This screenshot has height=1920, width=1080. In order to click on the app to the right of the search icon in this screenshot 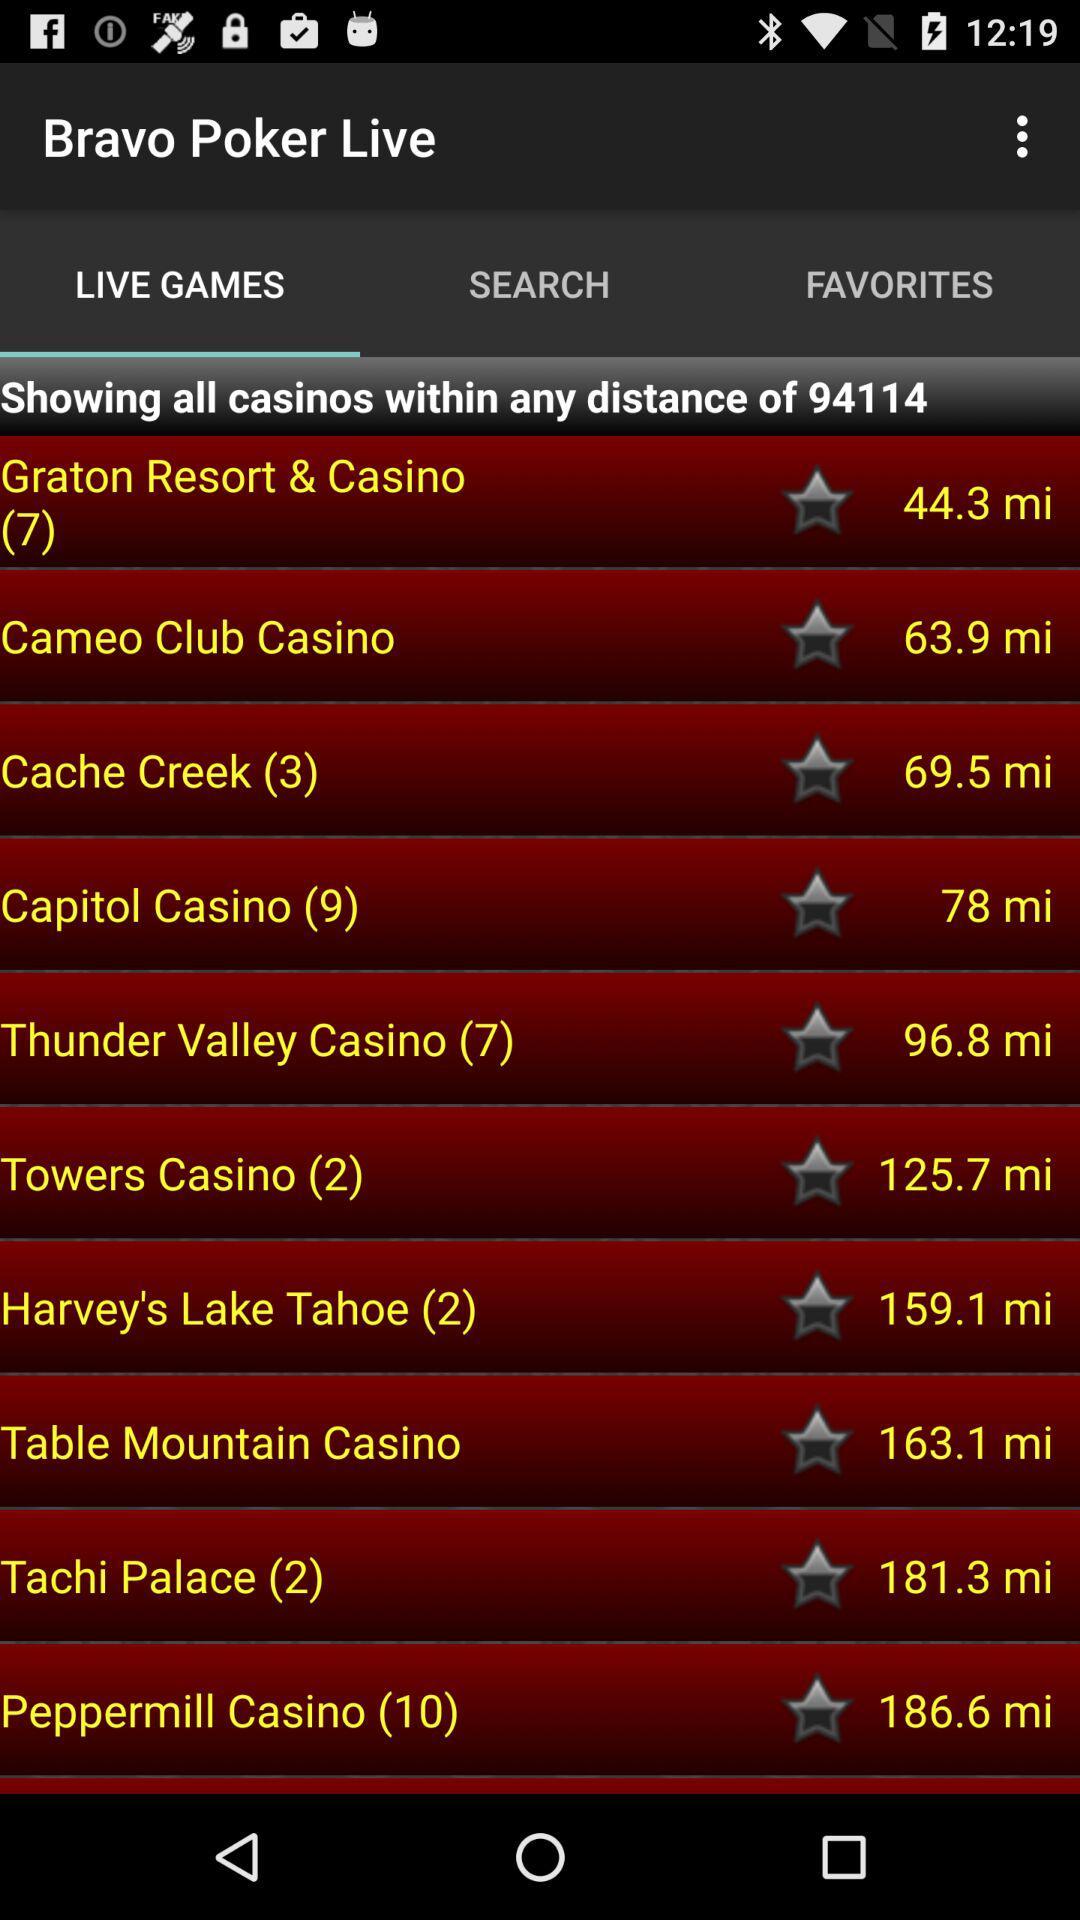, I will do `click(1027, 135)`.